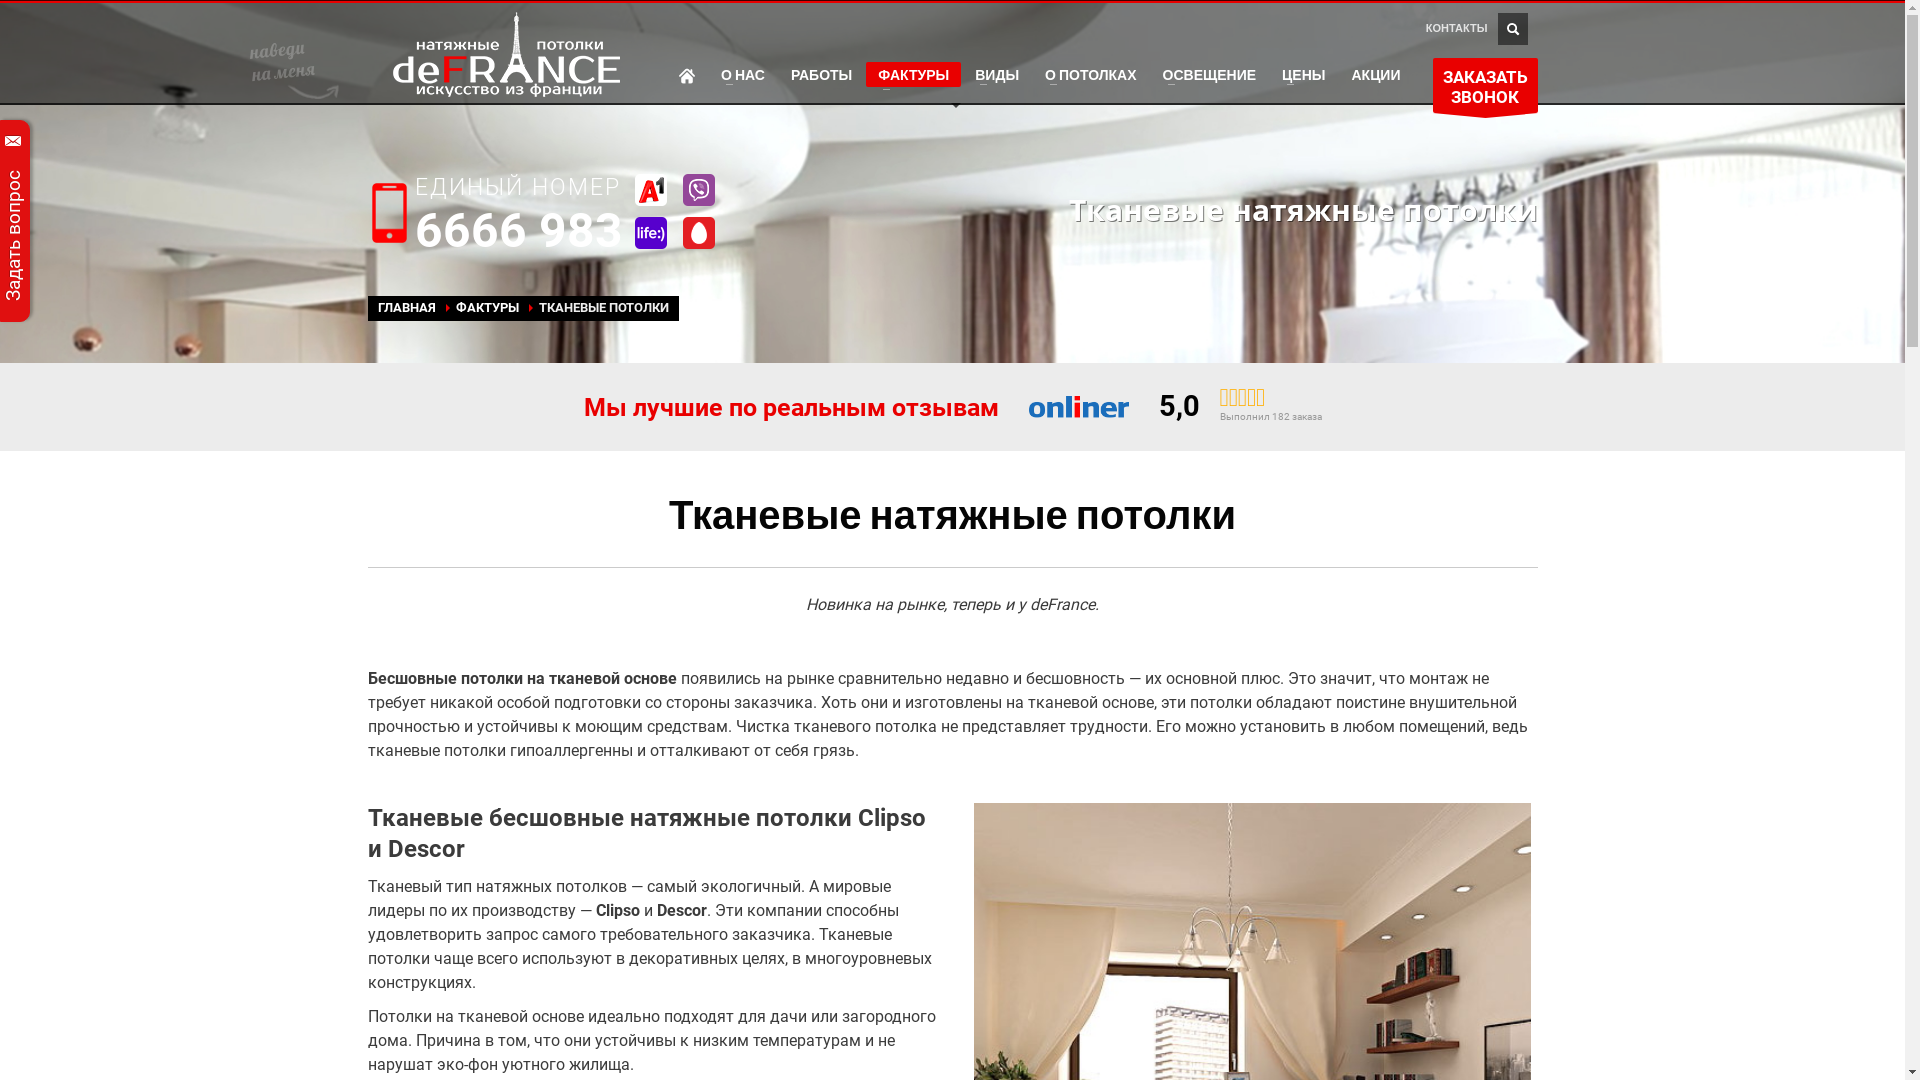 The image size is (1920, 1080). What do you see at coordinates (649, 231) in the screenshot?
I see `'Life'` at bounding box center [649, 231].